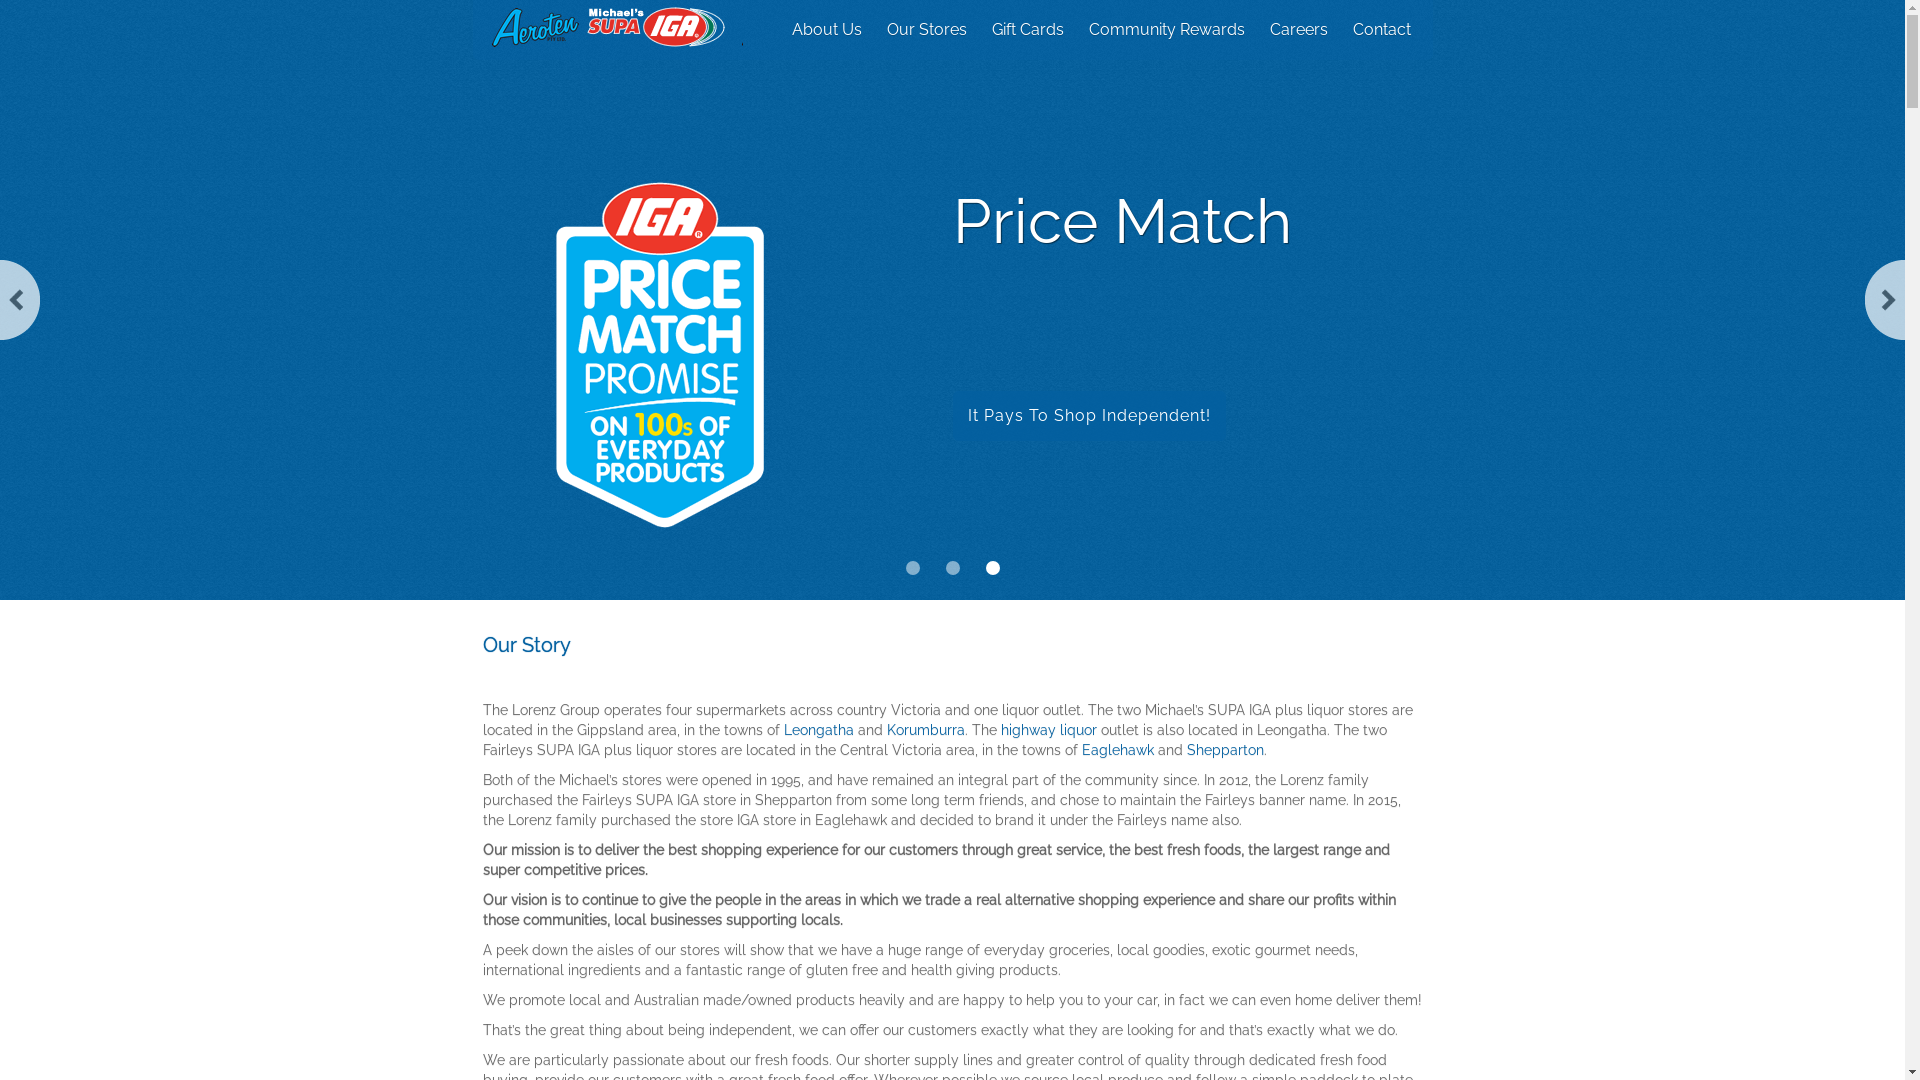 This screenshot has height=1080, width=1920. Describe the element at coordinates (1117, 749) in the screenshot. I see `'Eaglehawk'` at that location.